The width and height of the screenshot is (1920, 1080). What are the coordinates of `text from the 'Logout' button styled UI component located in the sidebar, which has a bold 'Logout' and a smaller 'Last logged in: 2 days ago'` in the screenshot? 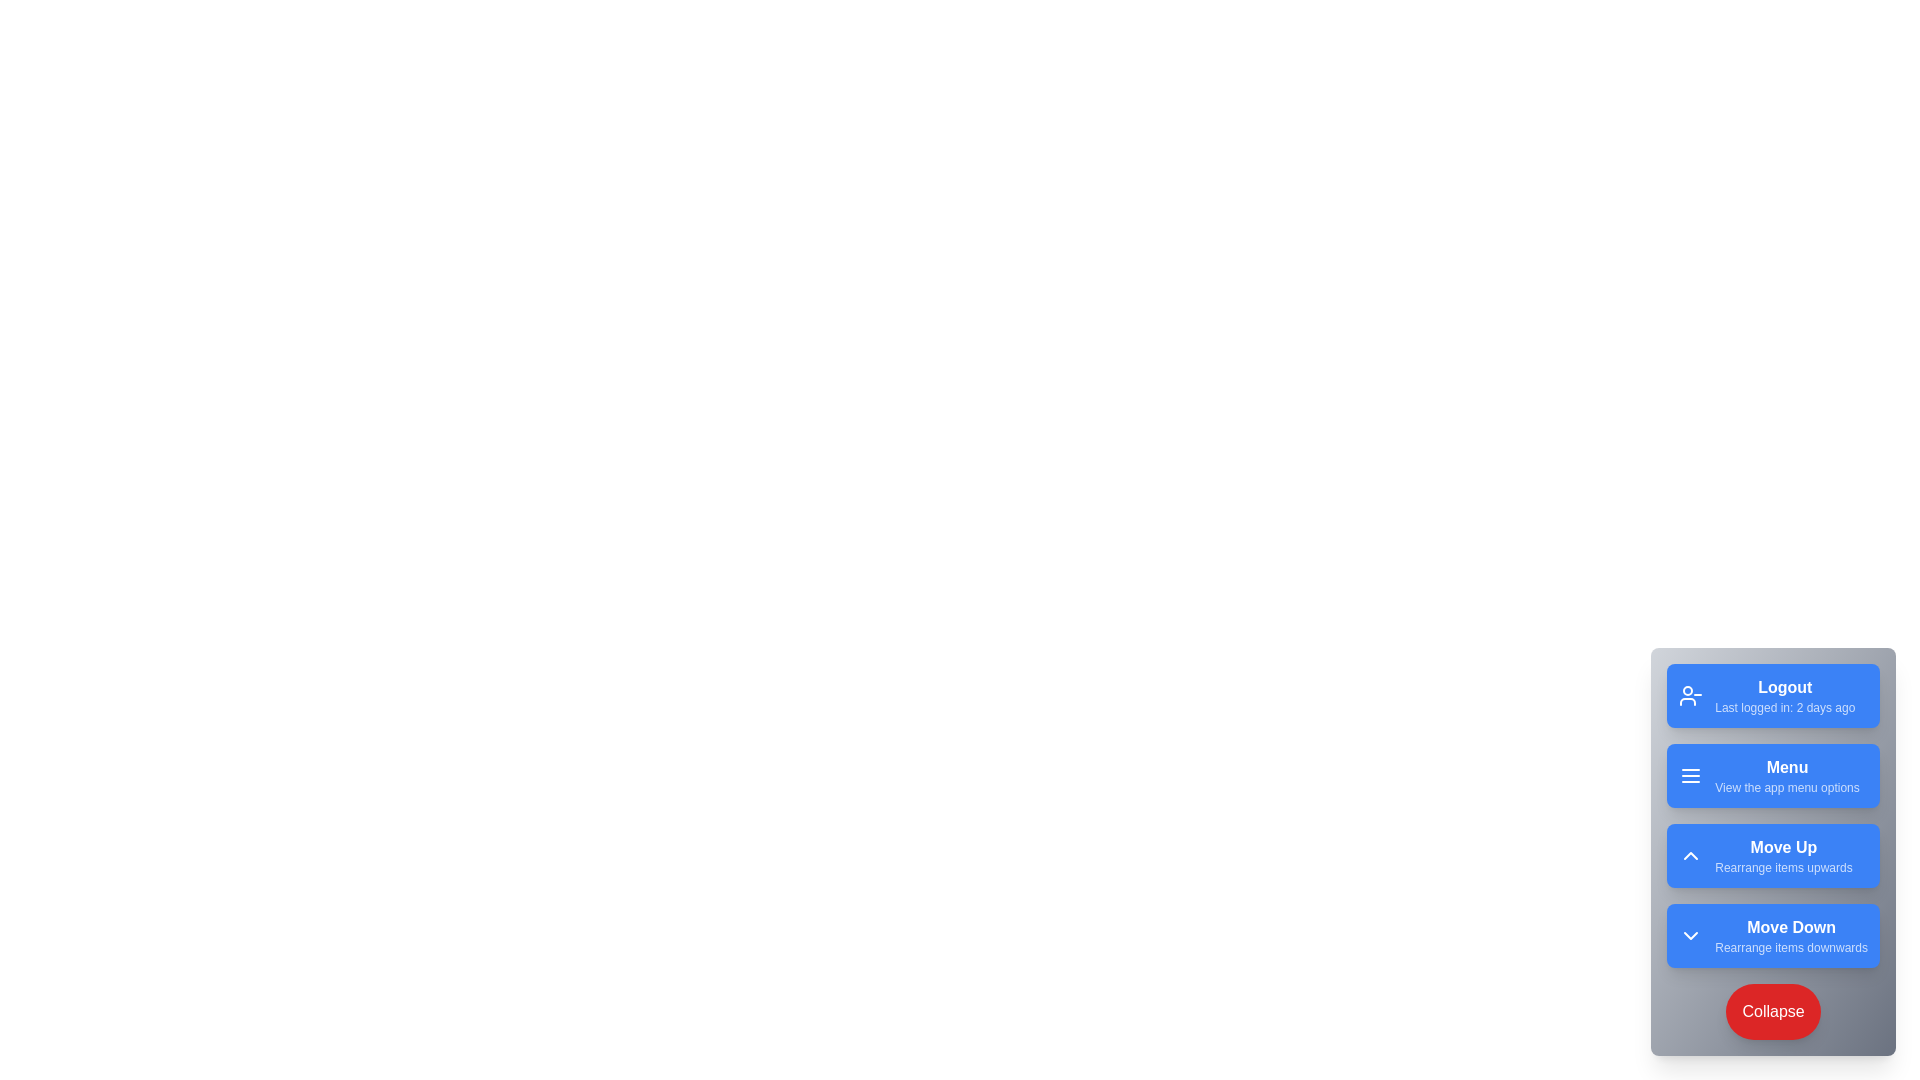 It's located at (1785, 694).